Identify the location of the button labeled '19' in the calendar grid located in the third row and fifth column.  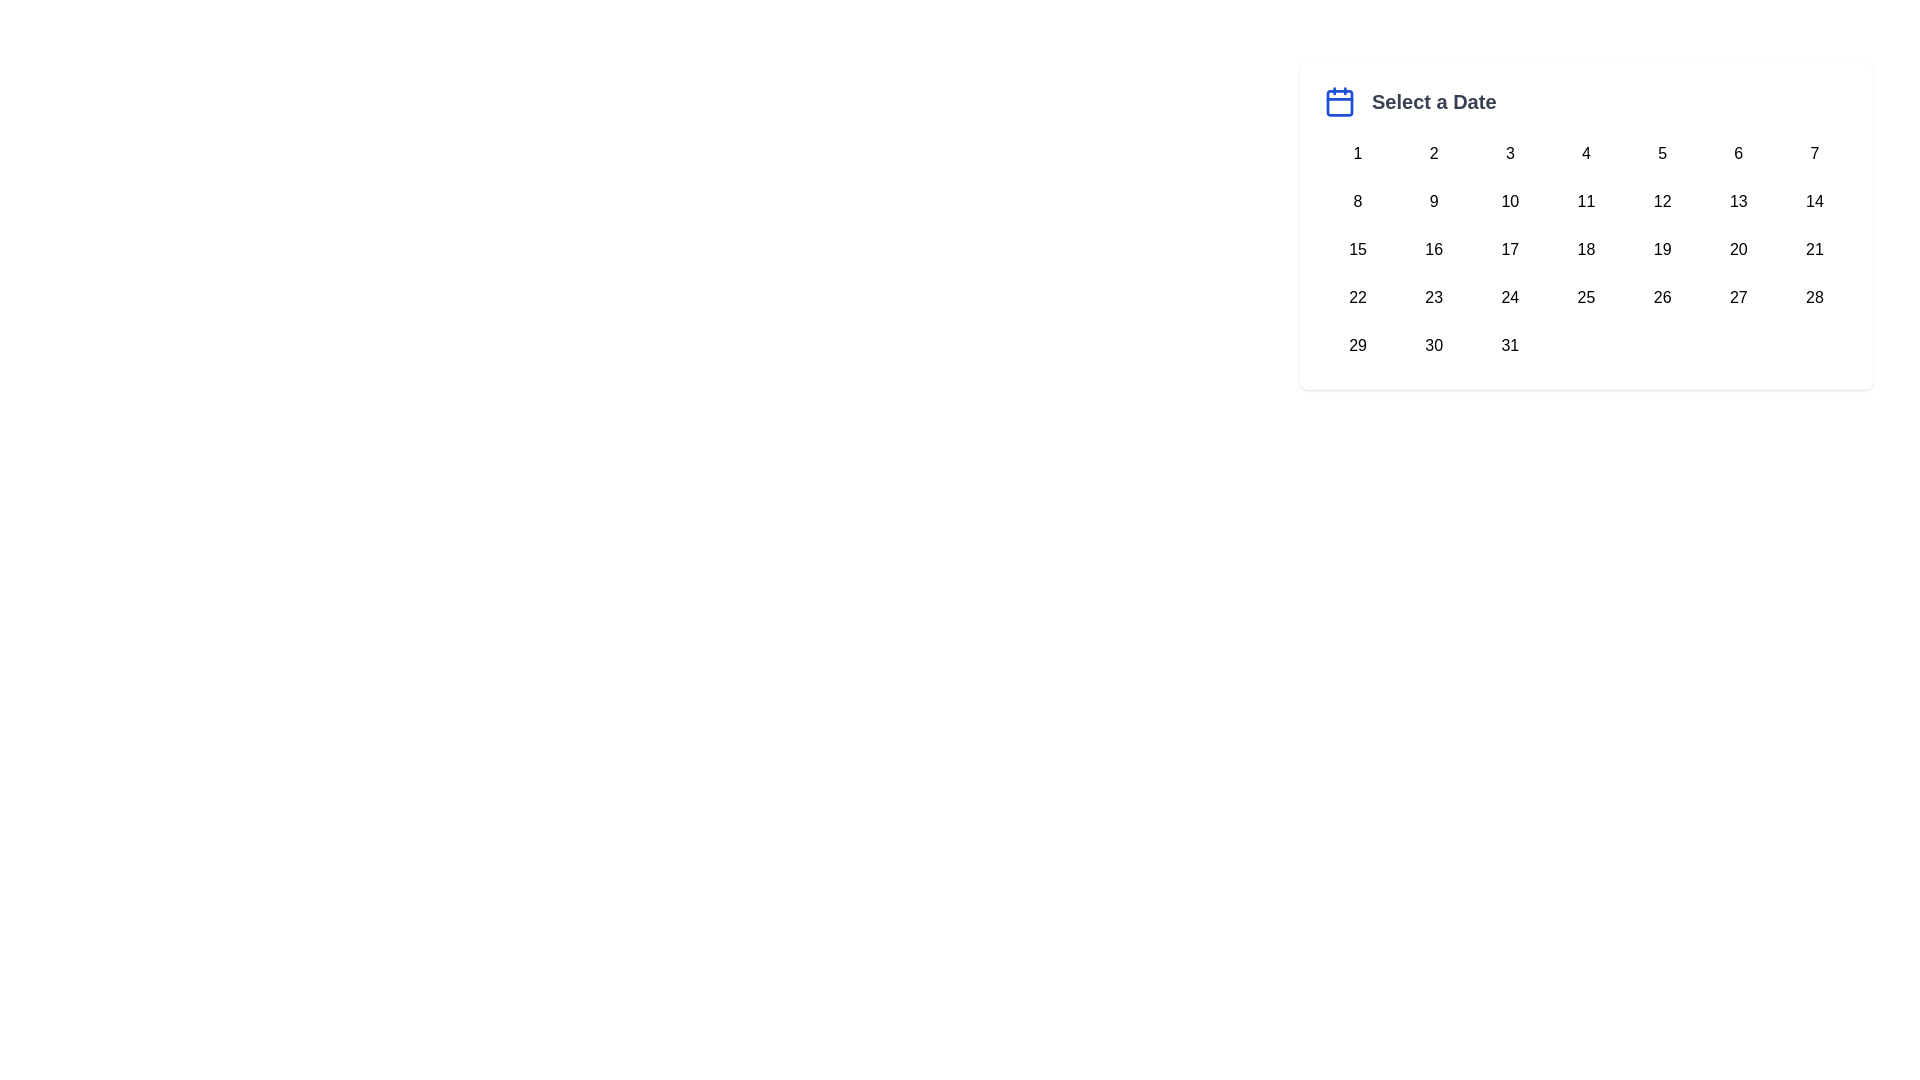
(1662, 249).